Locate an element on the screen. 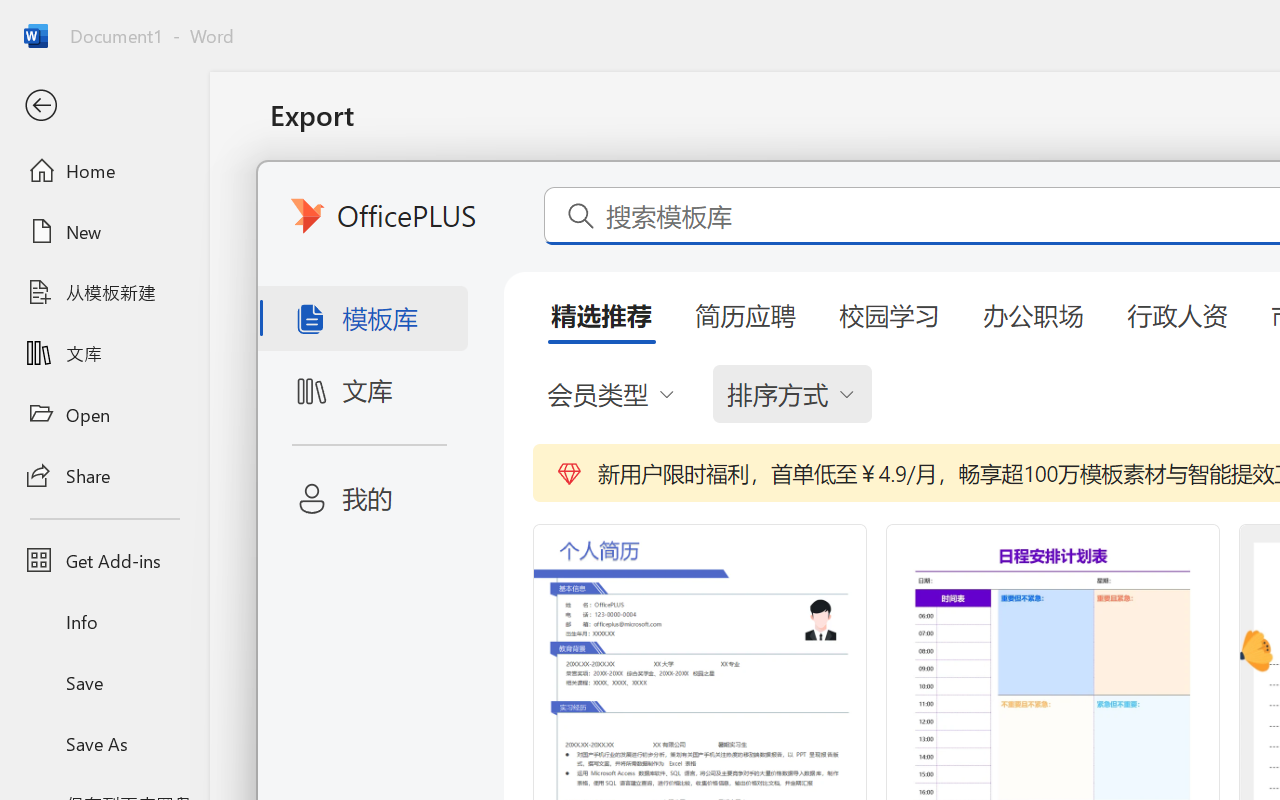 The width and height of the screenshot is (1280, 800). 'New' is located at coordinates (103, 231).